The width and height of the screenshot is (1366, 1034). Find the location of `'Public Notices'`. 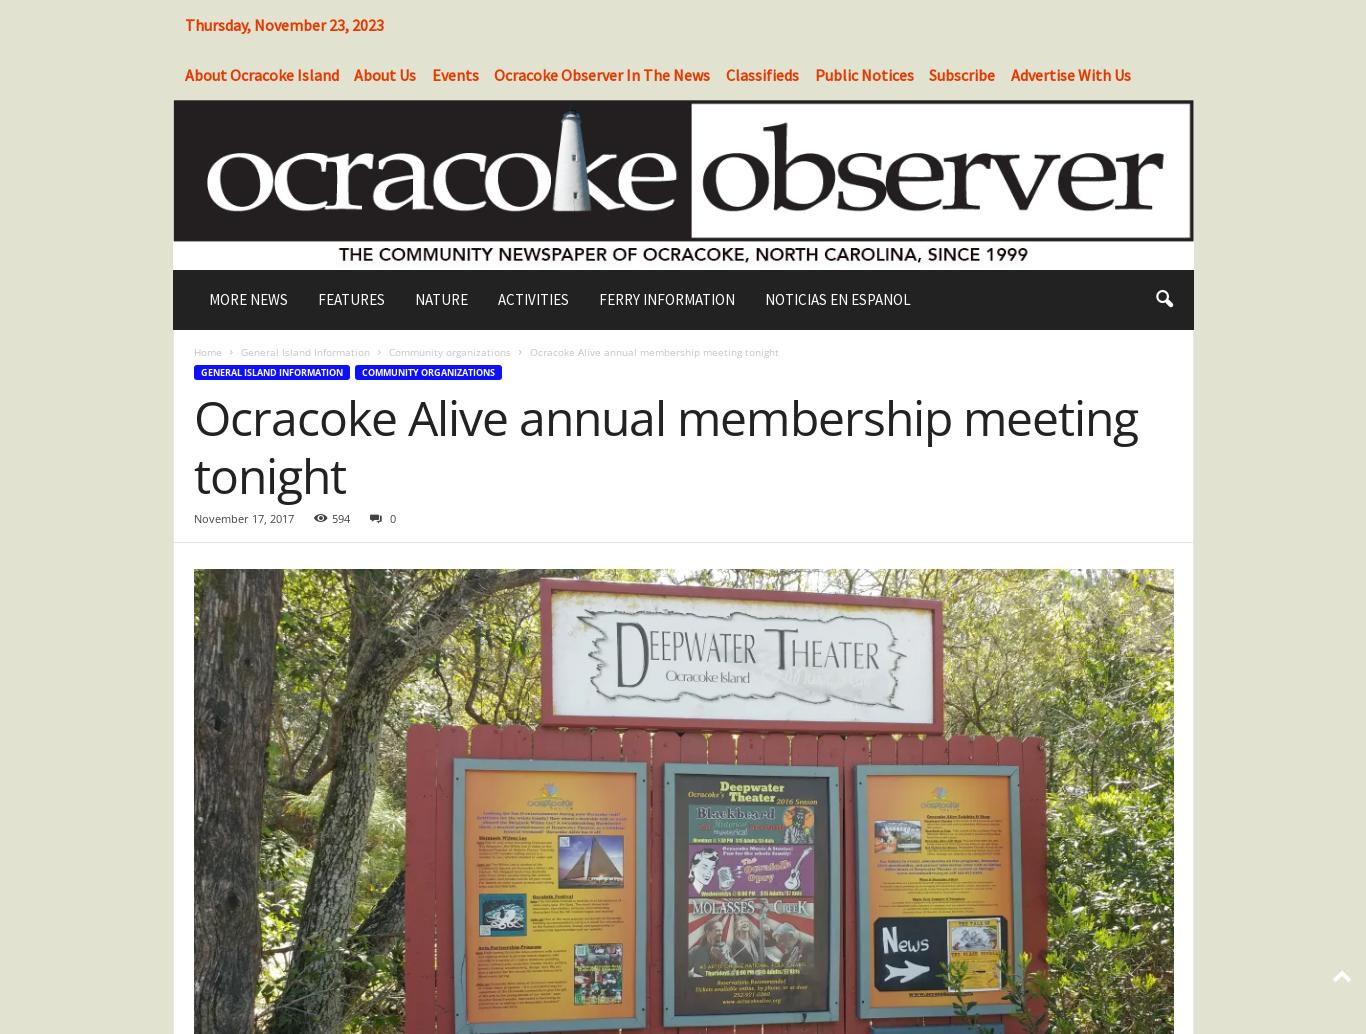

'Public Notices' is located at coordinates (862, 74).